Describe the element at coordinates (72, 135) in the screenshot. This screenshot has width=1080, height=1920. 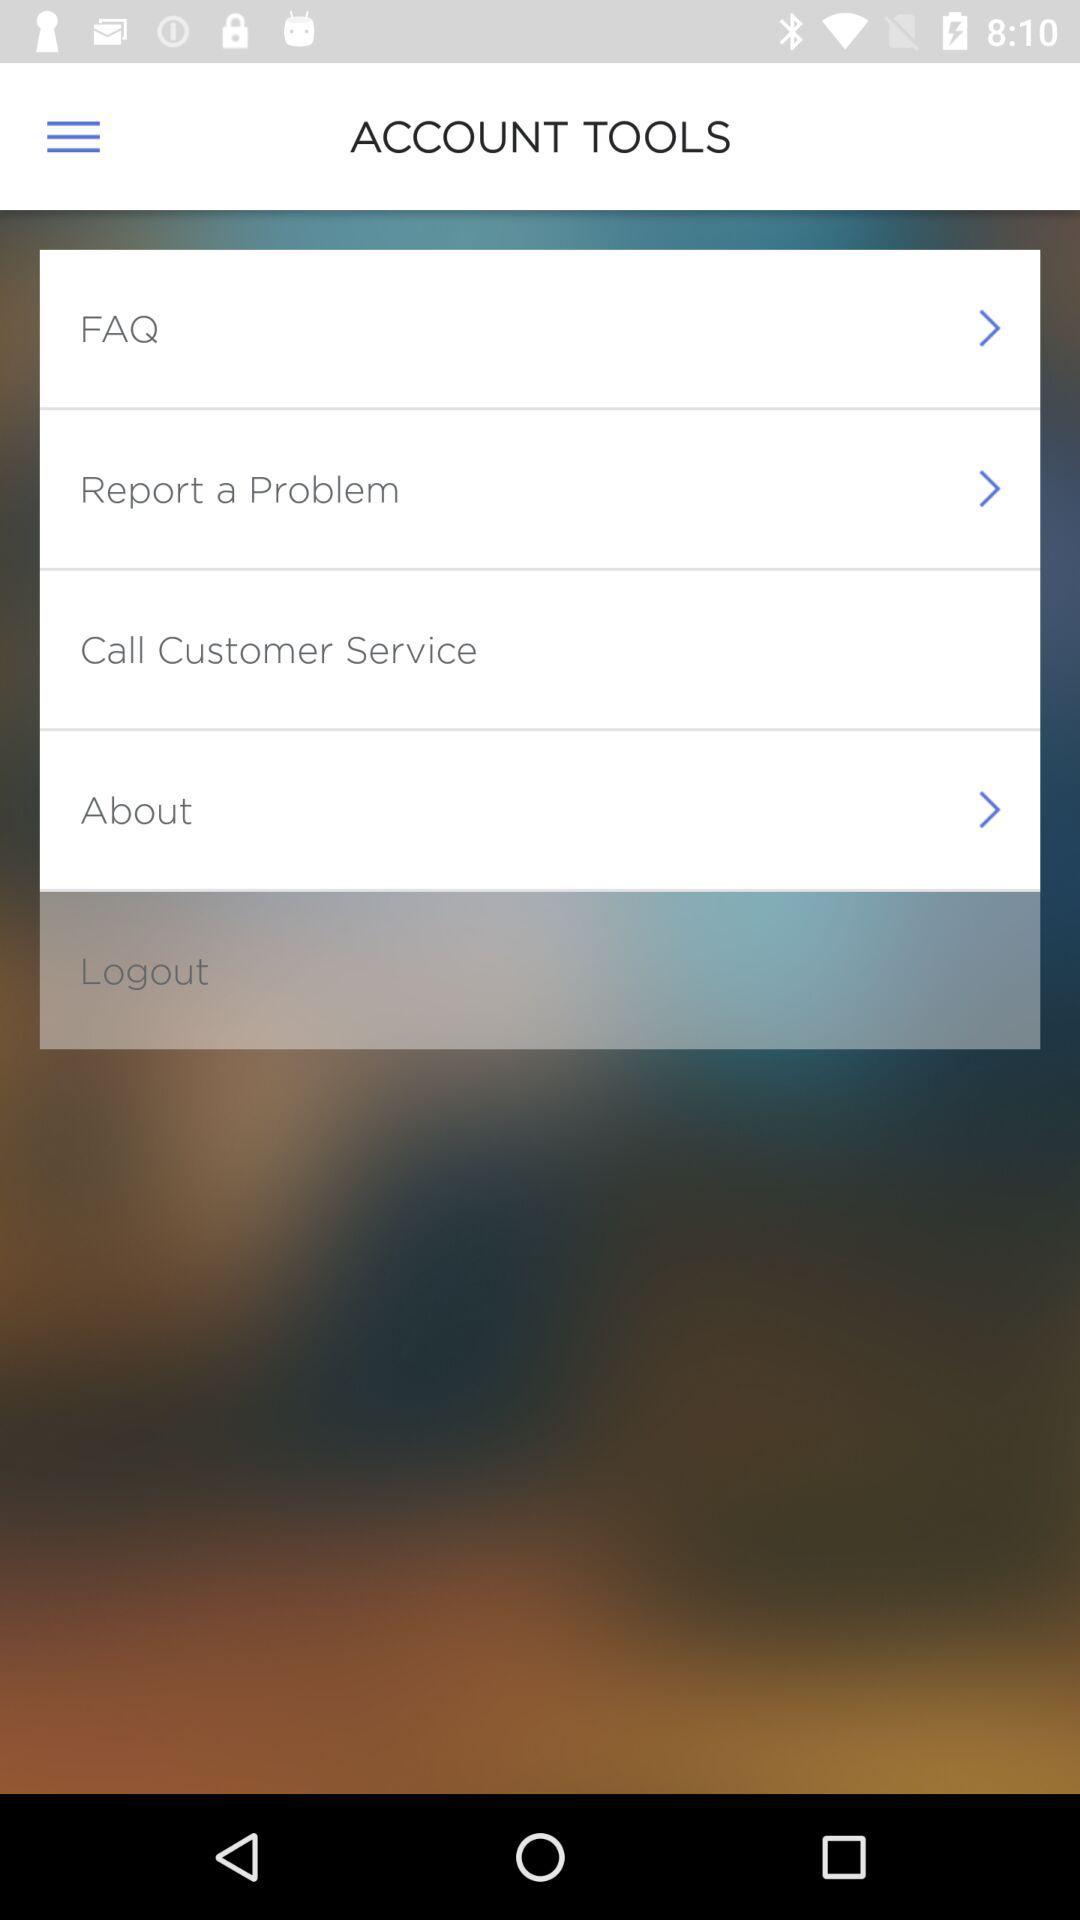
I see `the app next to account tools item` at that location.